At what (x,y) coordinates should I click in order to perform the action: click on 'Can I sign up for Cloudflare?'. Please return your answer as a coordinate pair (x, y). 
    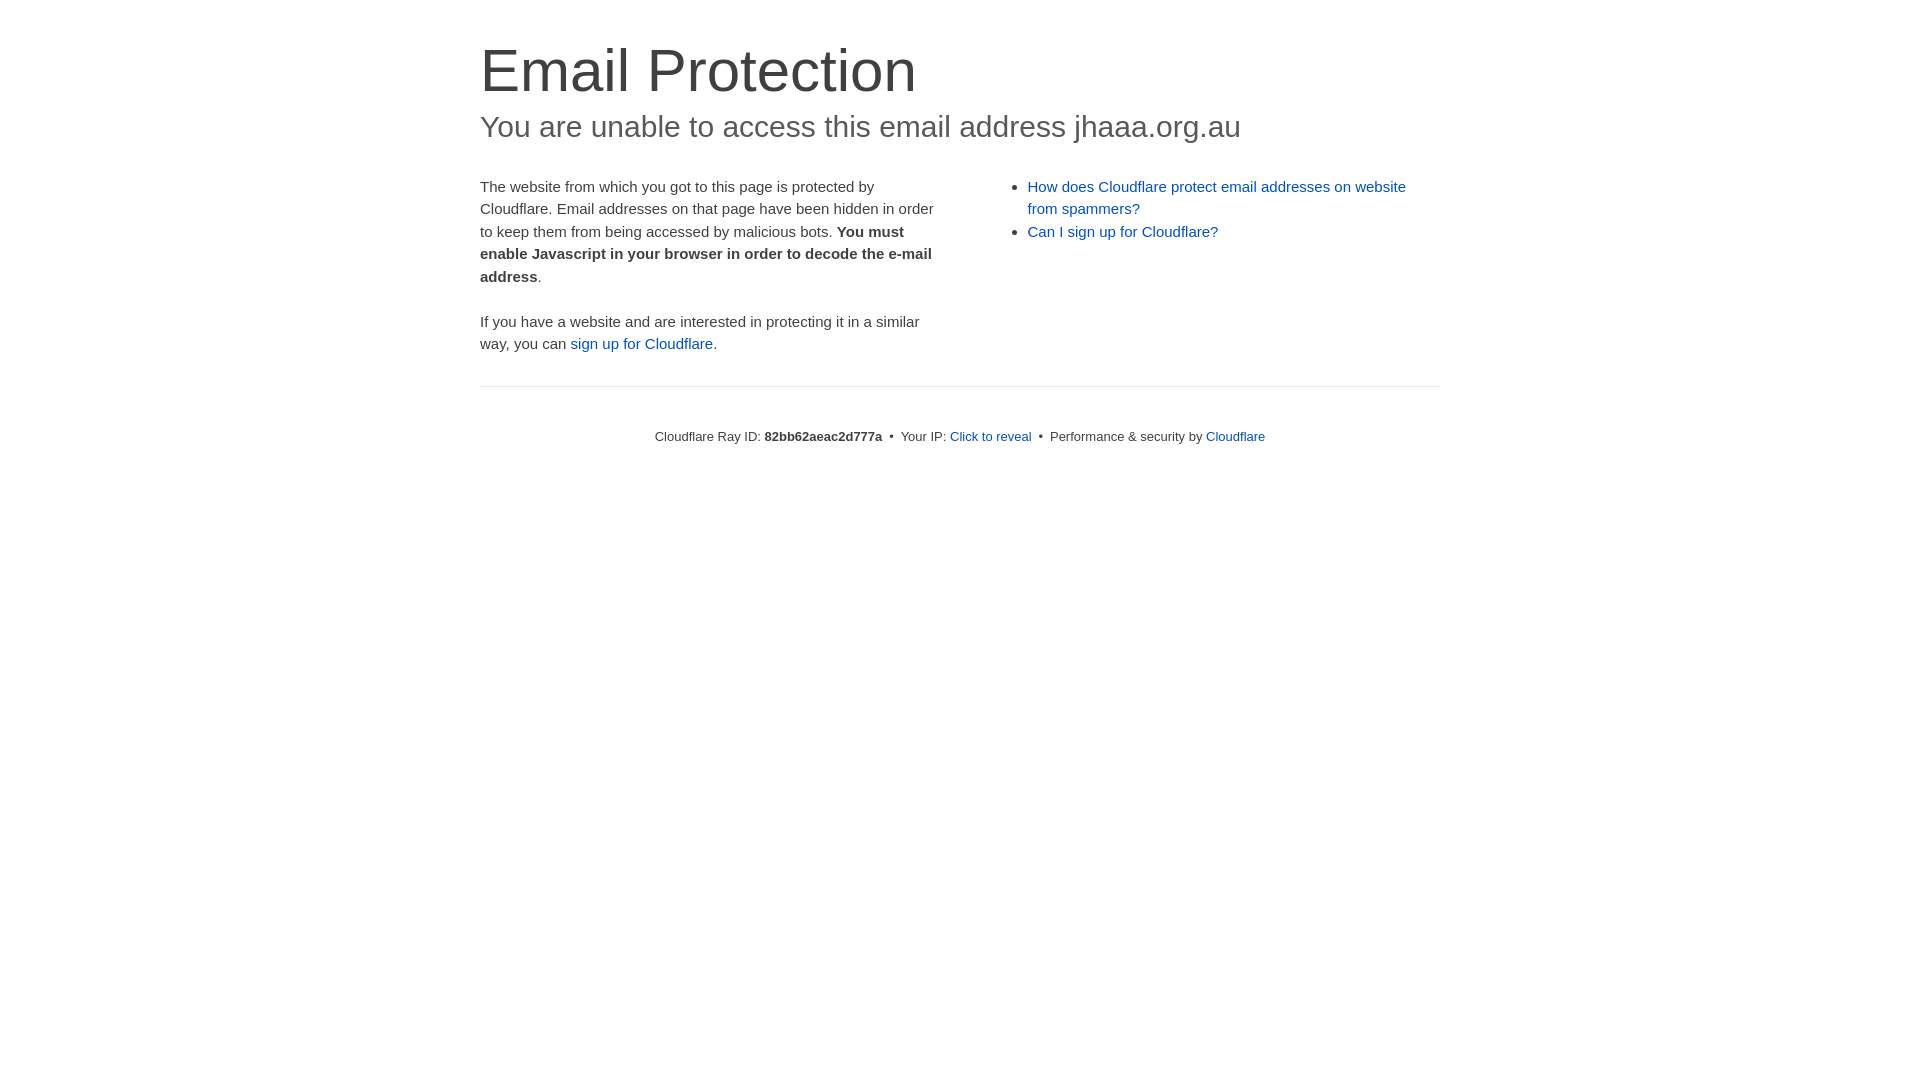
    Looking at the image, I should click on (1123, 230).